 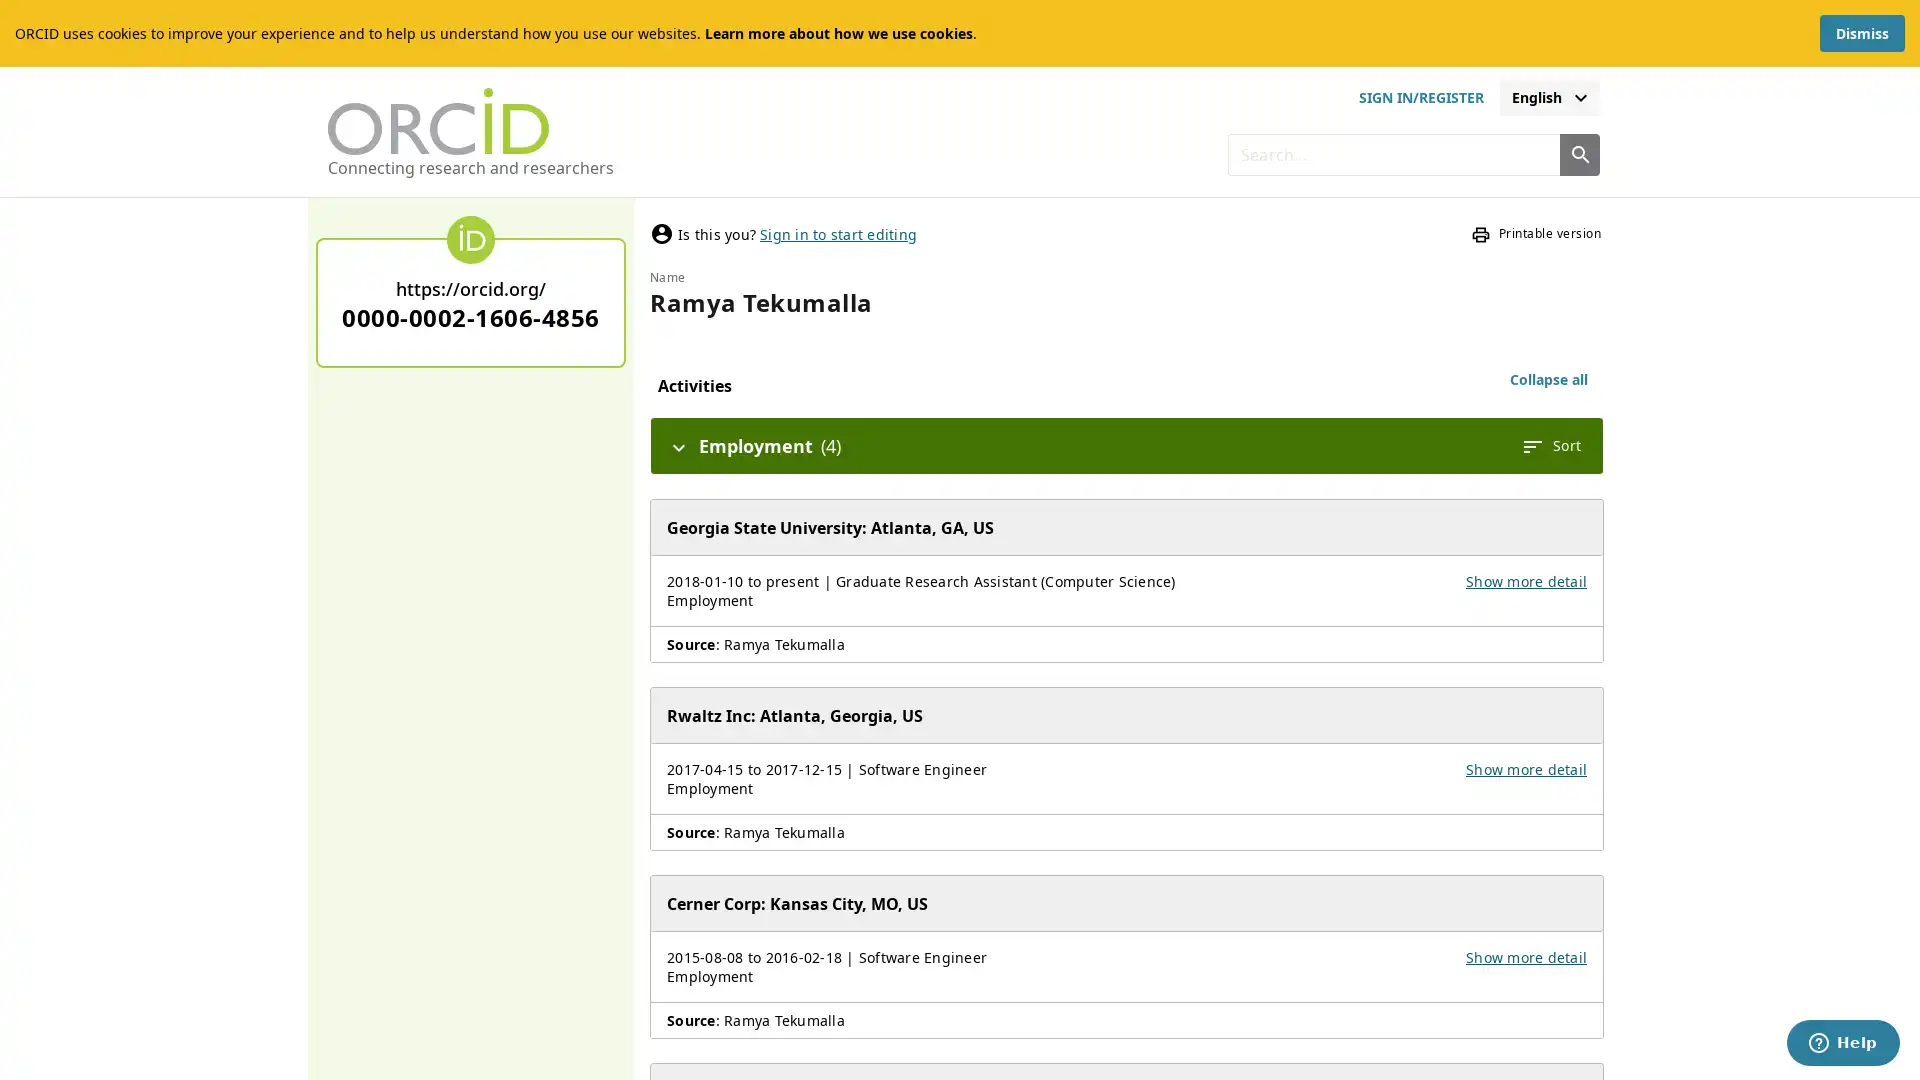 What do you see at coordinates (1525, 581) in the screenshot?
I see `Show more detail` at bounding box center [1525, 581].